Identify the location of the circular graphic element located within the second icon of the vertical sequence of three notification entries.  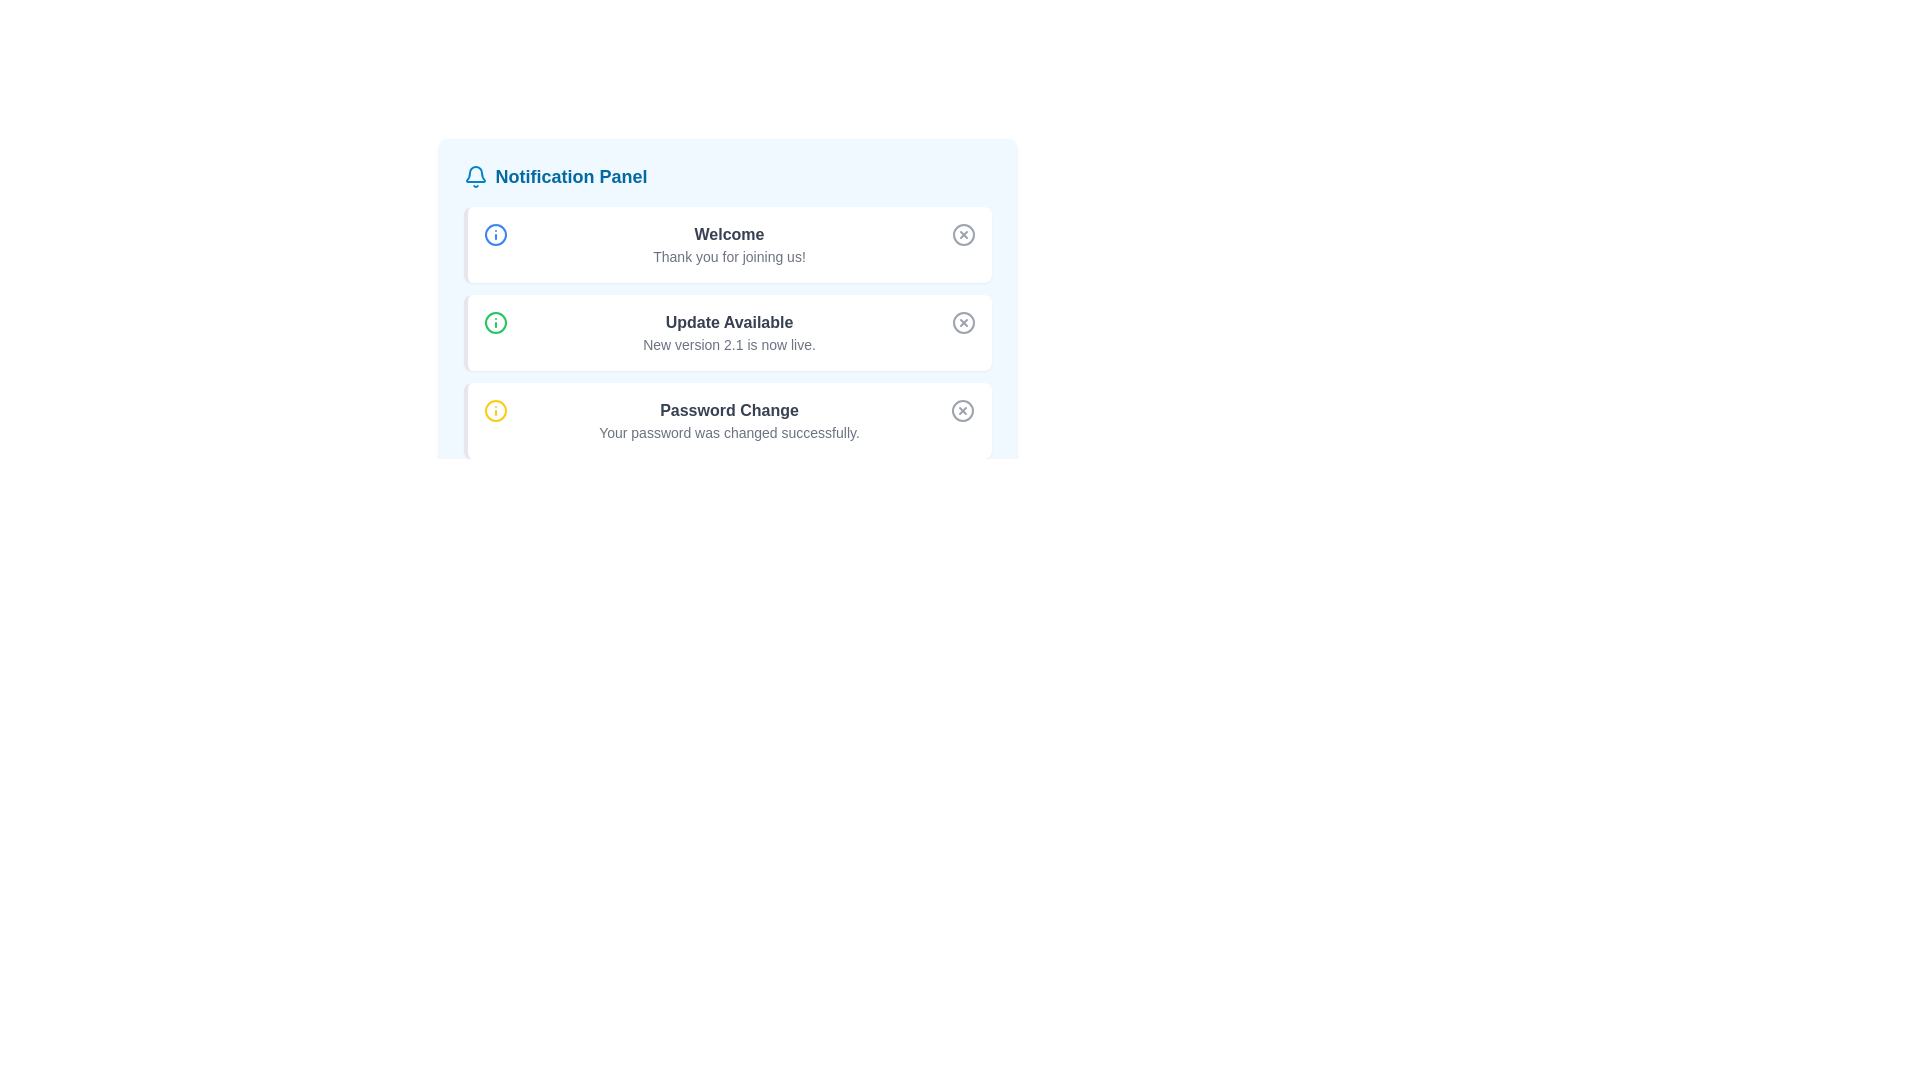
(495, 322).